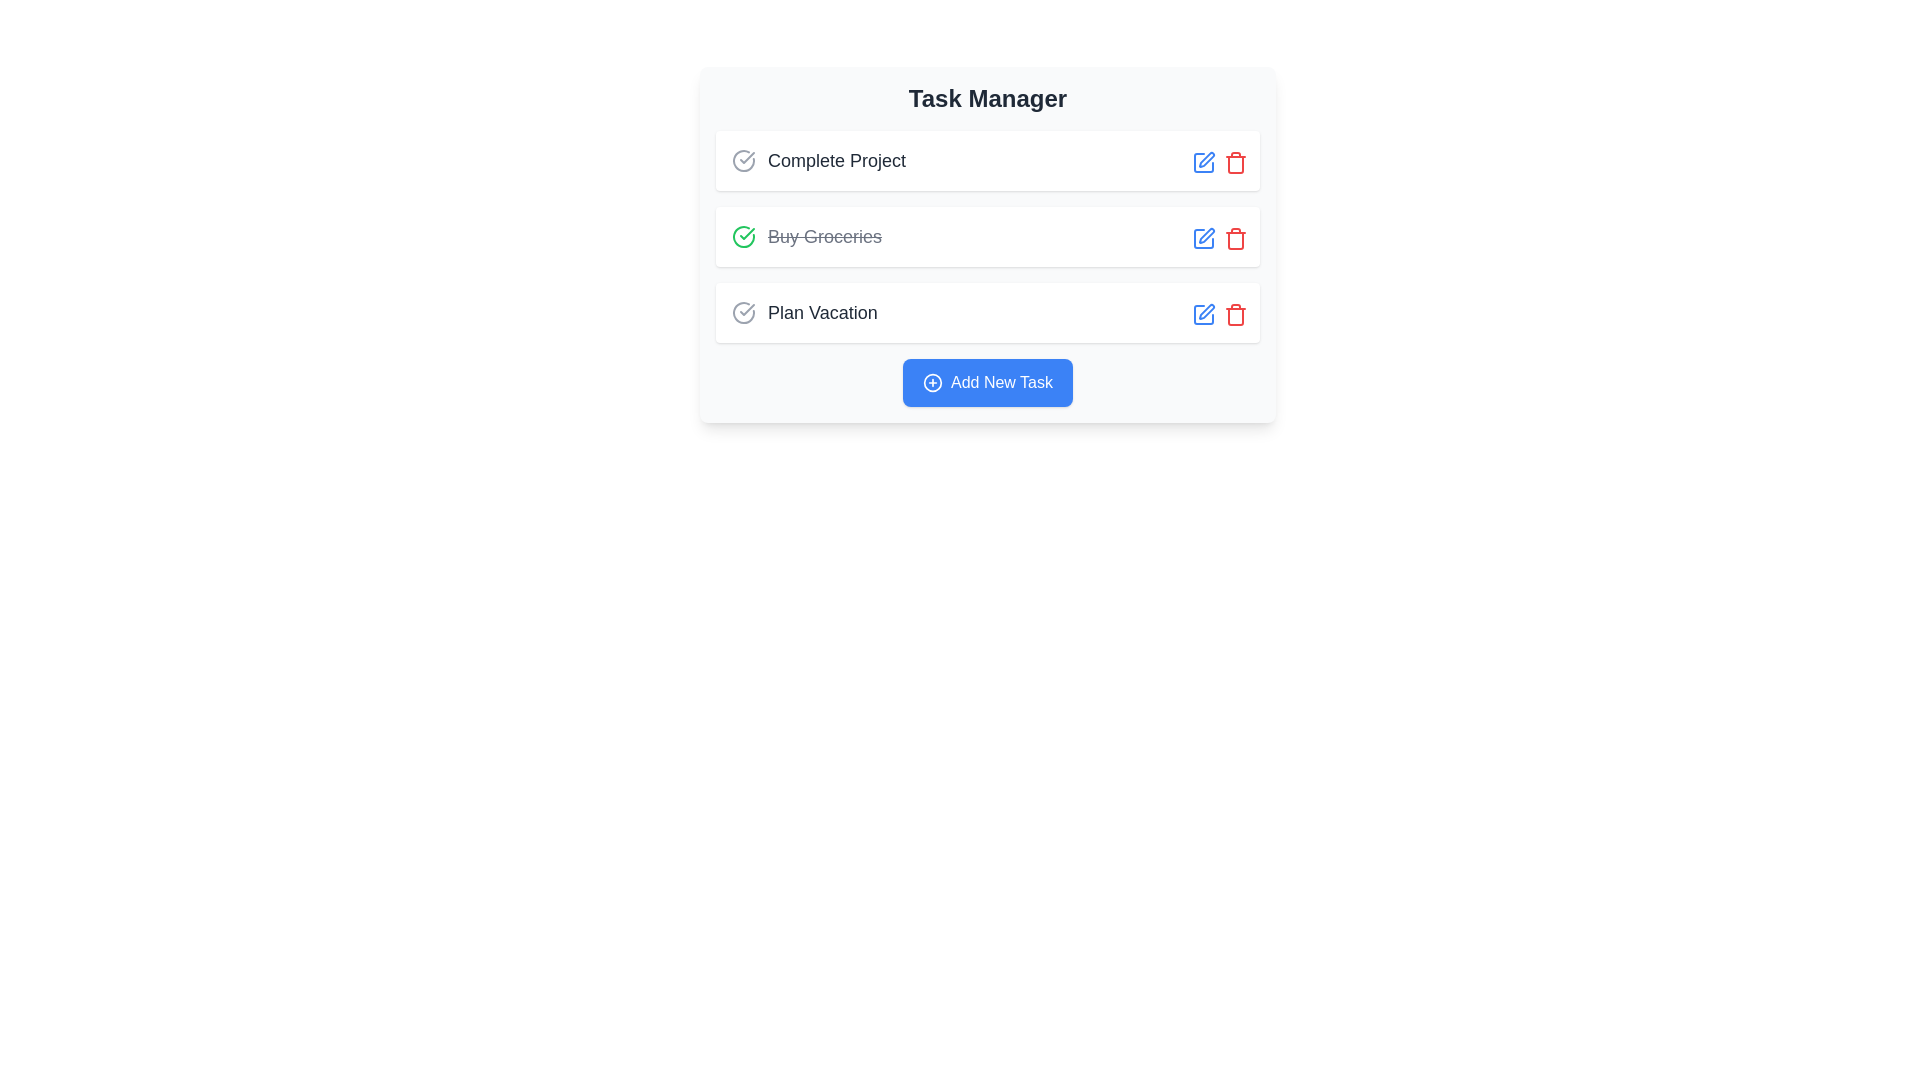 This screenshot has height=1080, width=1920. What do you see at coordinates (804, 312) in the screenshot?
I see `the checked task list item displaying 'Plan Vacation' with a gray checkmark icon in the 'Task Manager' card to interact with it` at bounding box center [804, 312].